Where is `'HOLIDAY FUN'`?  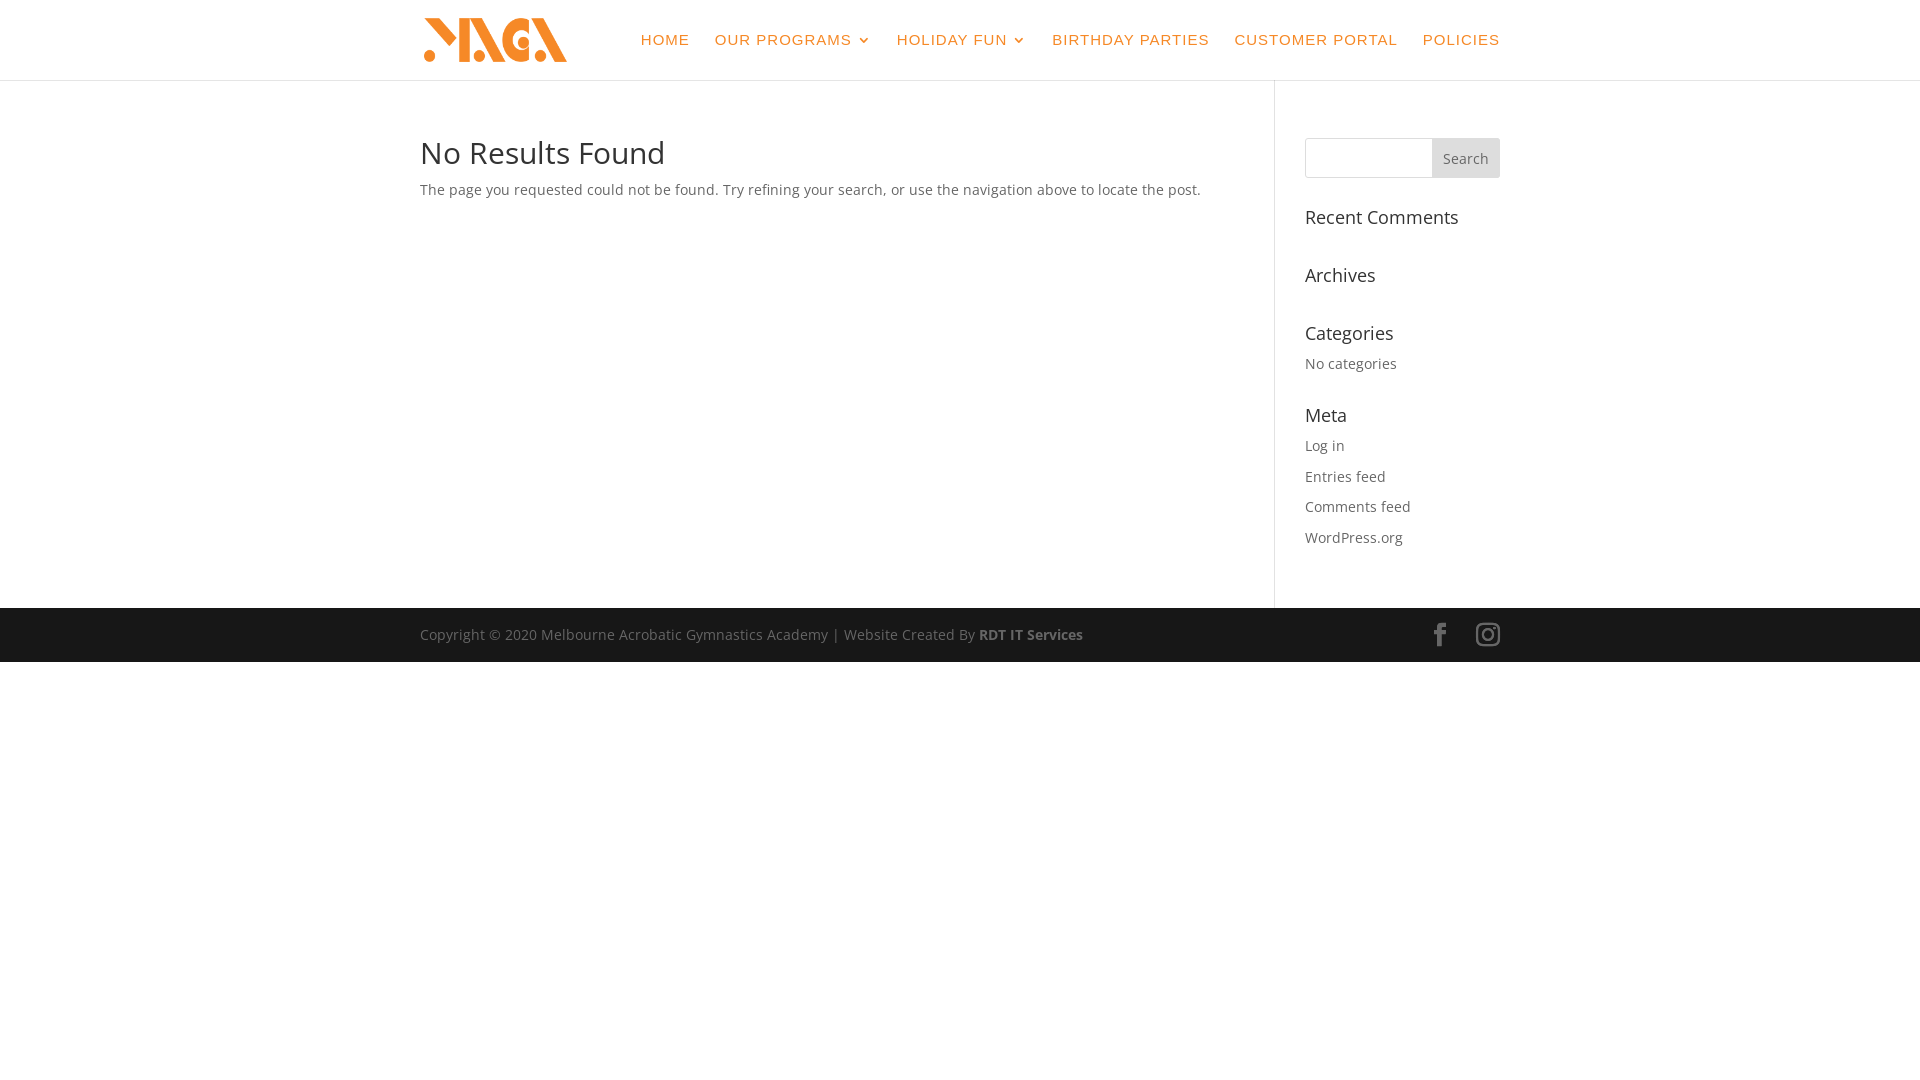
'HOLIDAY FUN' is located at coordinates (961, 55).